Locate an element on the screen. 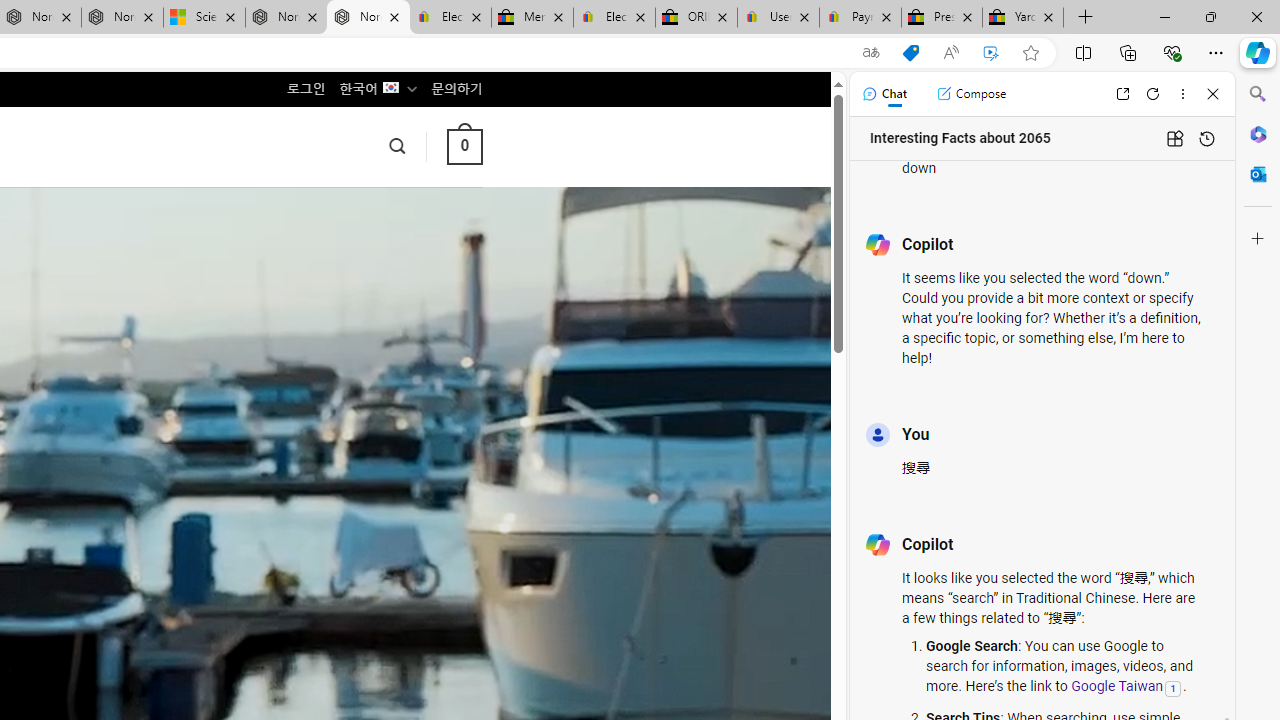 The width and height of the screenshot is (1280, 720). 'Customize' is located at coordinates (1257, 238).